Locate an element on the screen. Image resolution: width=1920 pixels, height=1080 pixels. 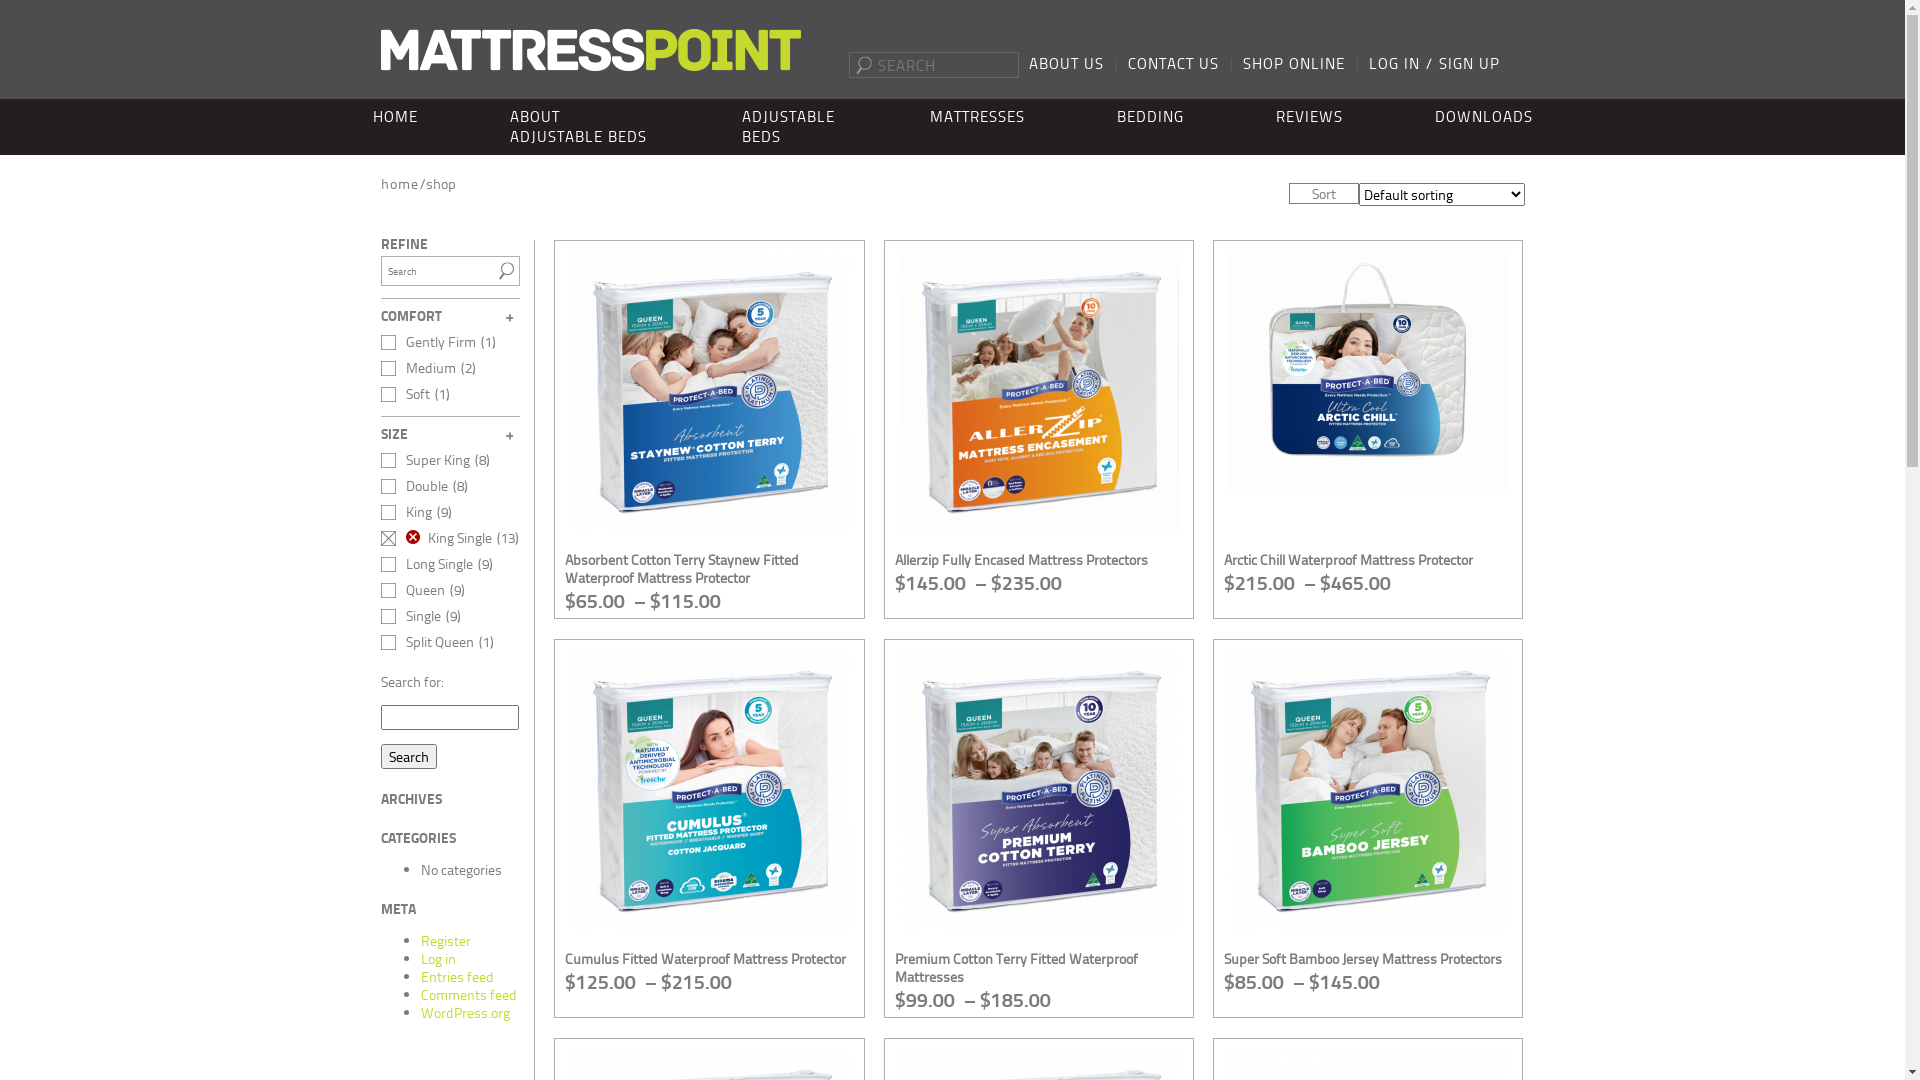
'CONTACT US' is located at coordinates (1173, 62).